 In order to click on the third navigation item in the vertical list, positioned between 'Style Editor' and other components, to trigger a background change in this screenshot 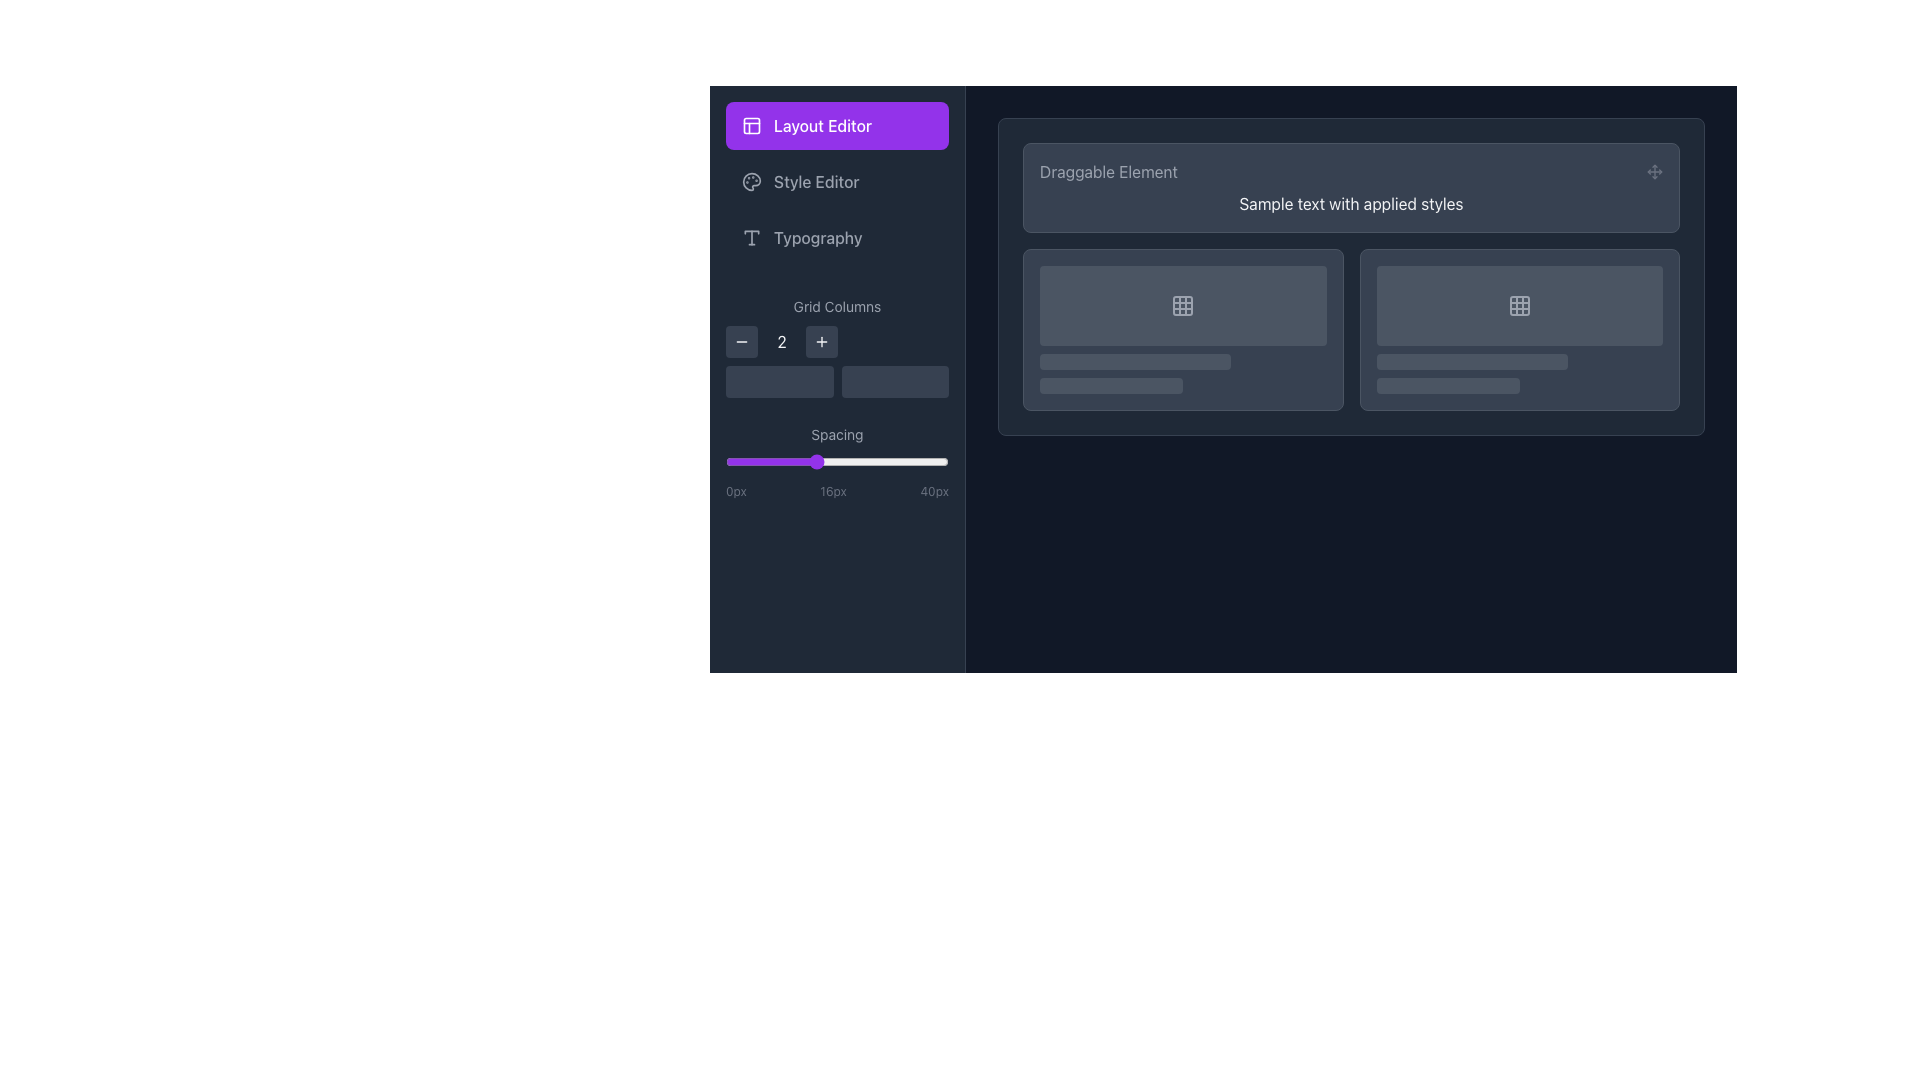, I will do `click(837, 237)`.